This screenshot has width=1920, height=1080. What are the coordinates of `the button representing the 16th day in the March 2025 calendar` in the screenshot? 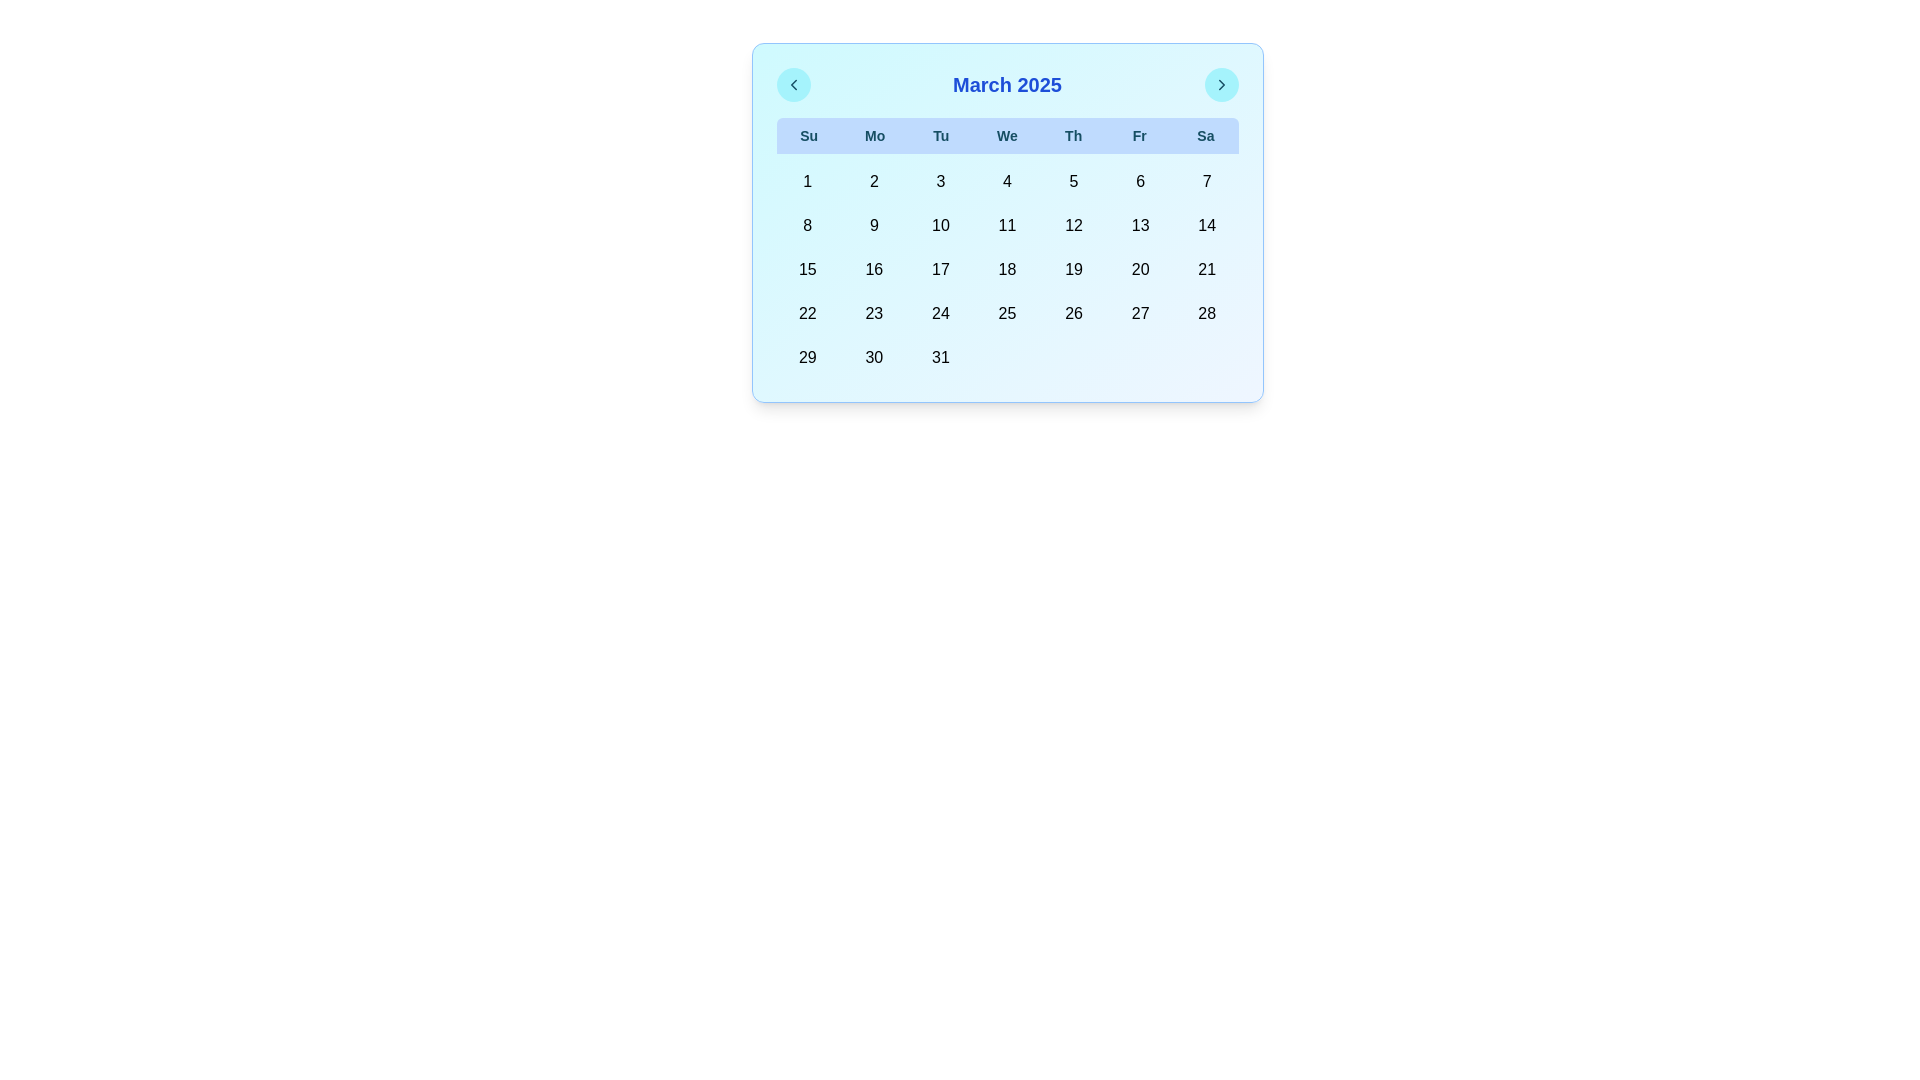 It's located at (874, 270).